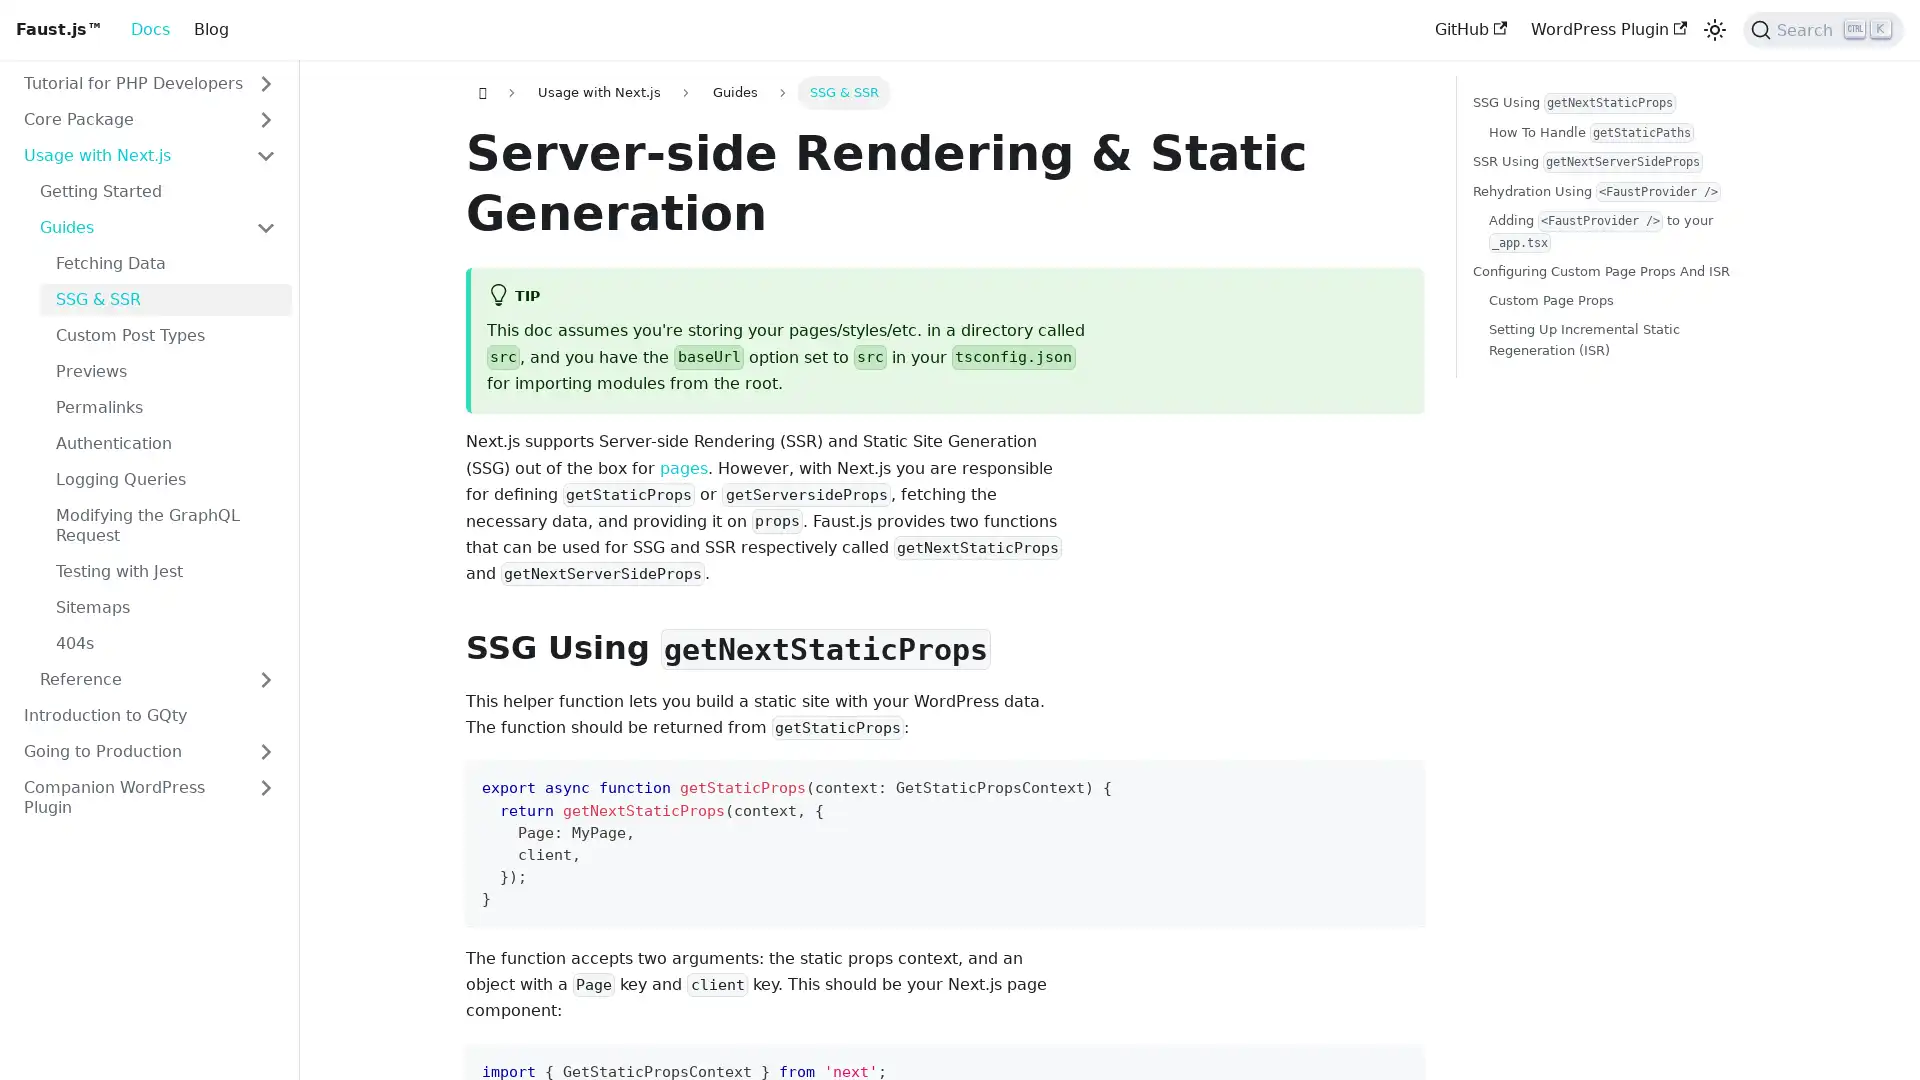  What do you see at coordinates (1398, 784) in the screenshot?
I see `Copy code to clipboard` at bounding box center [1398, 784].